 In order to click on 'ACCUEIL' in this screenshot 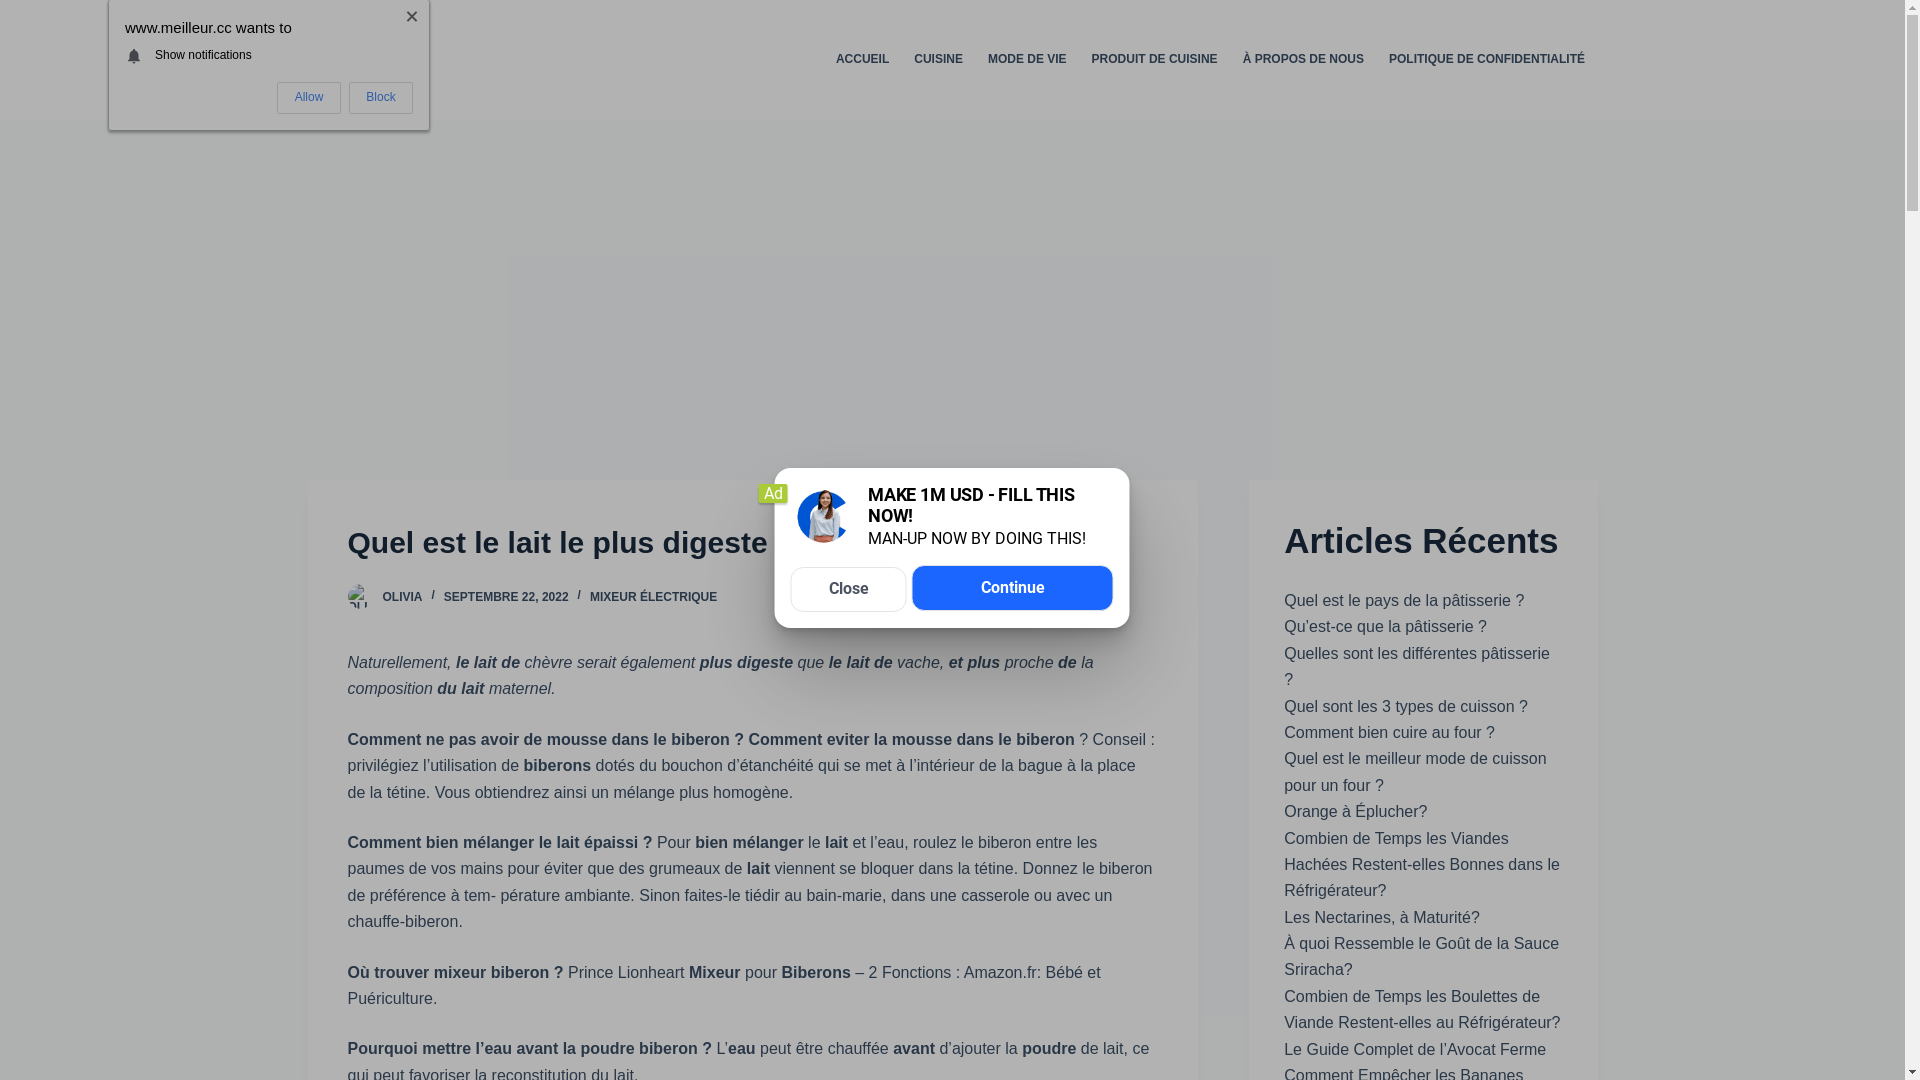, I will do `click(822, 59)`.